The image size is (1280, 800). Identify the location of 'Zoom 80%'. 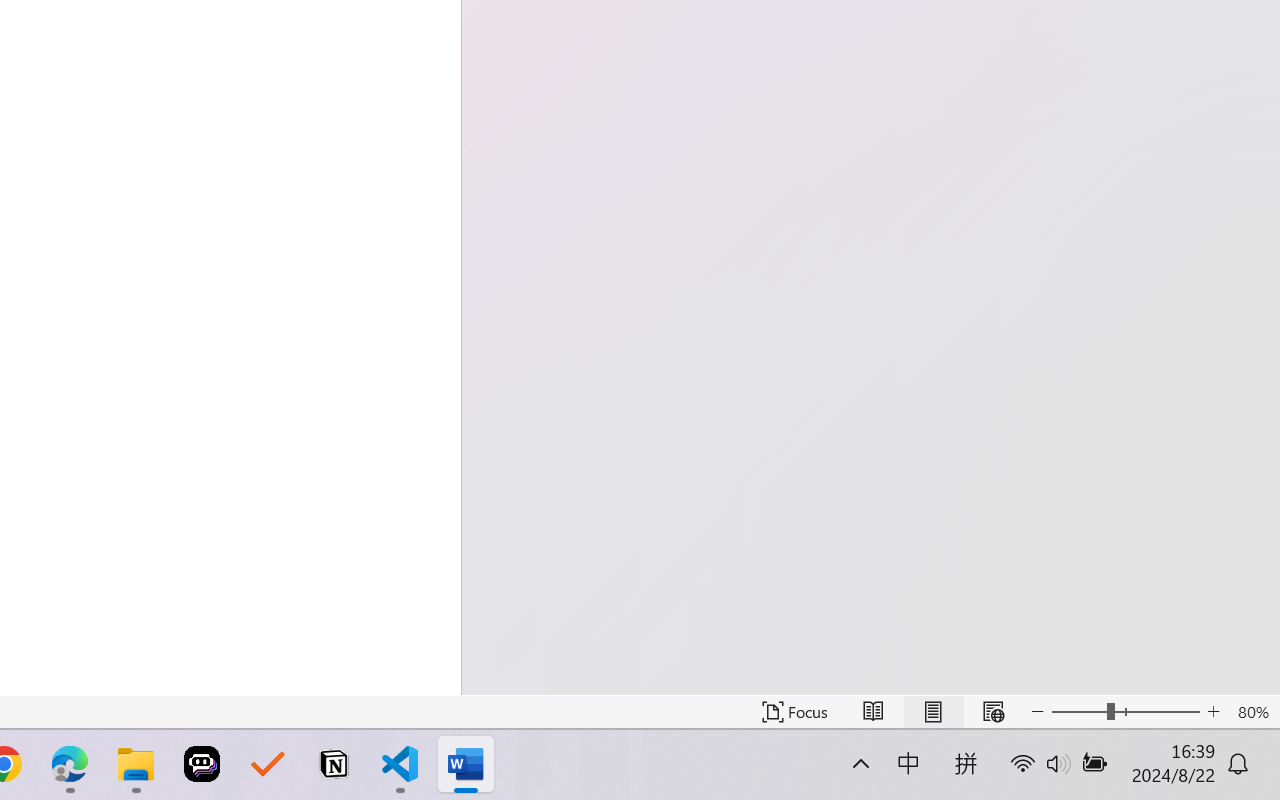
(1252, 711).